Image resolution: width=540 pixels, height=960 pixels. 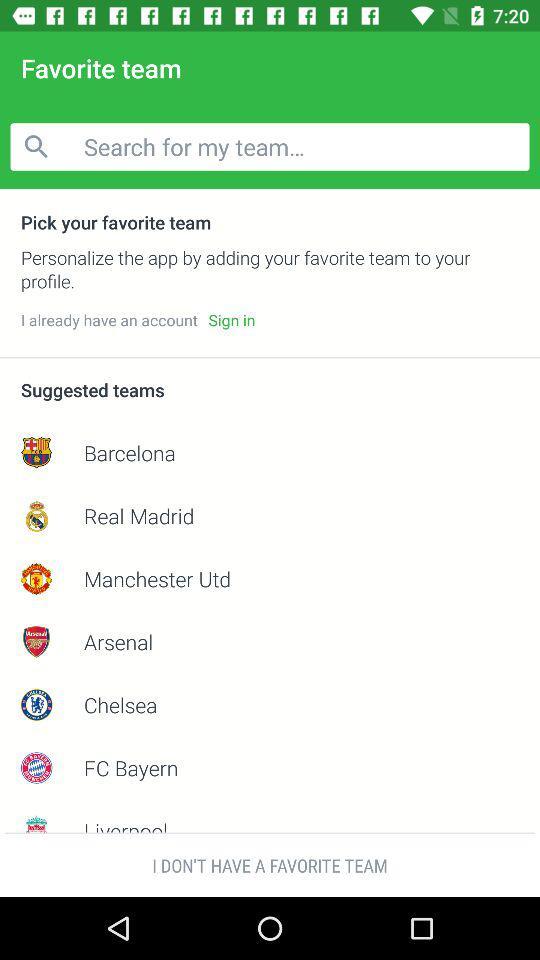 I want to click on icon next to i already have item, so click(x=230, y=320).